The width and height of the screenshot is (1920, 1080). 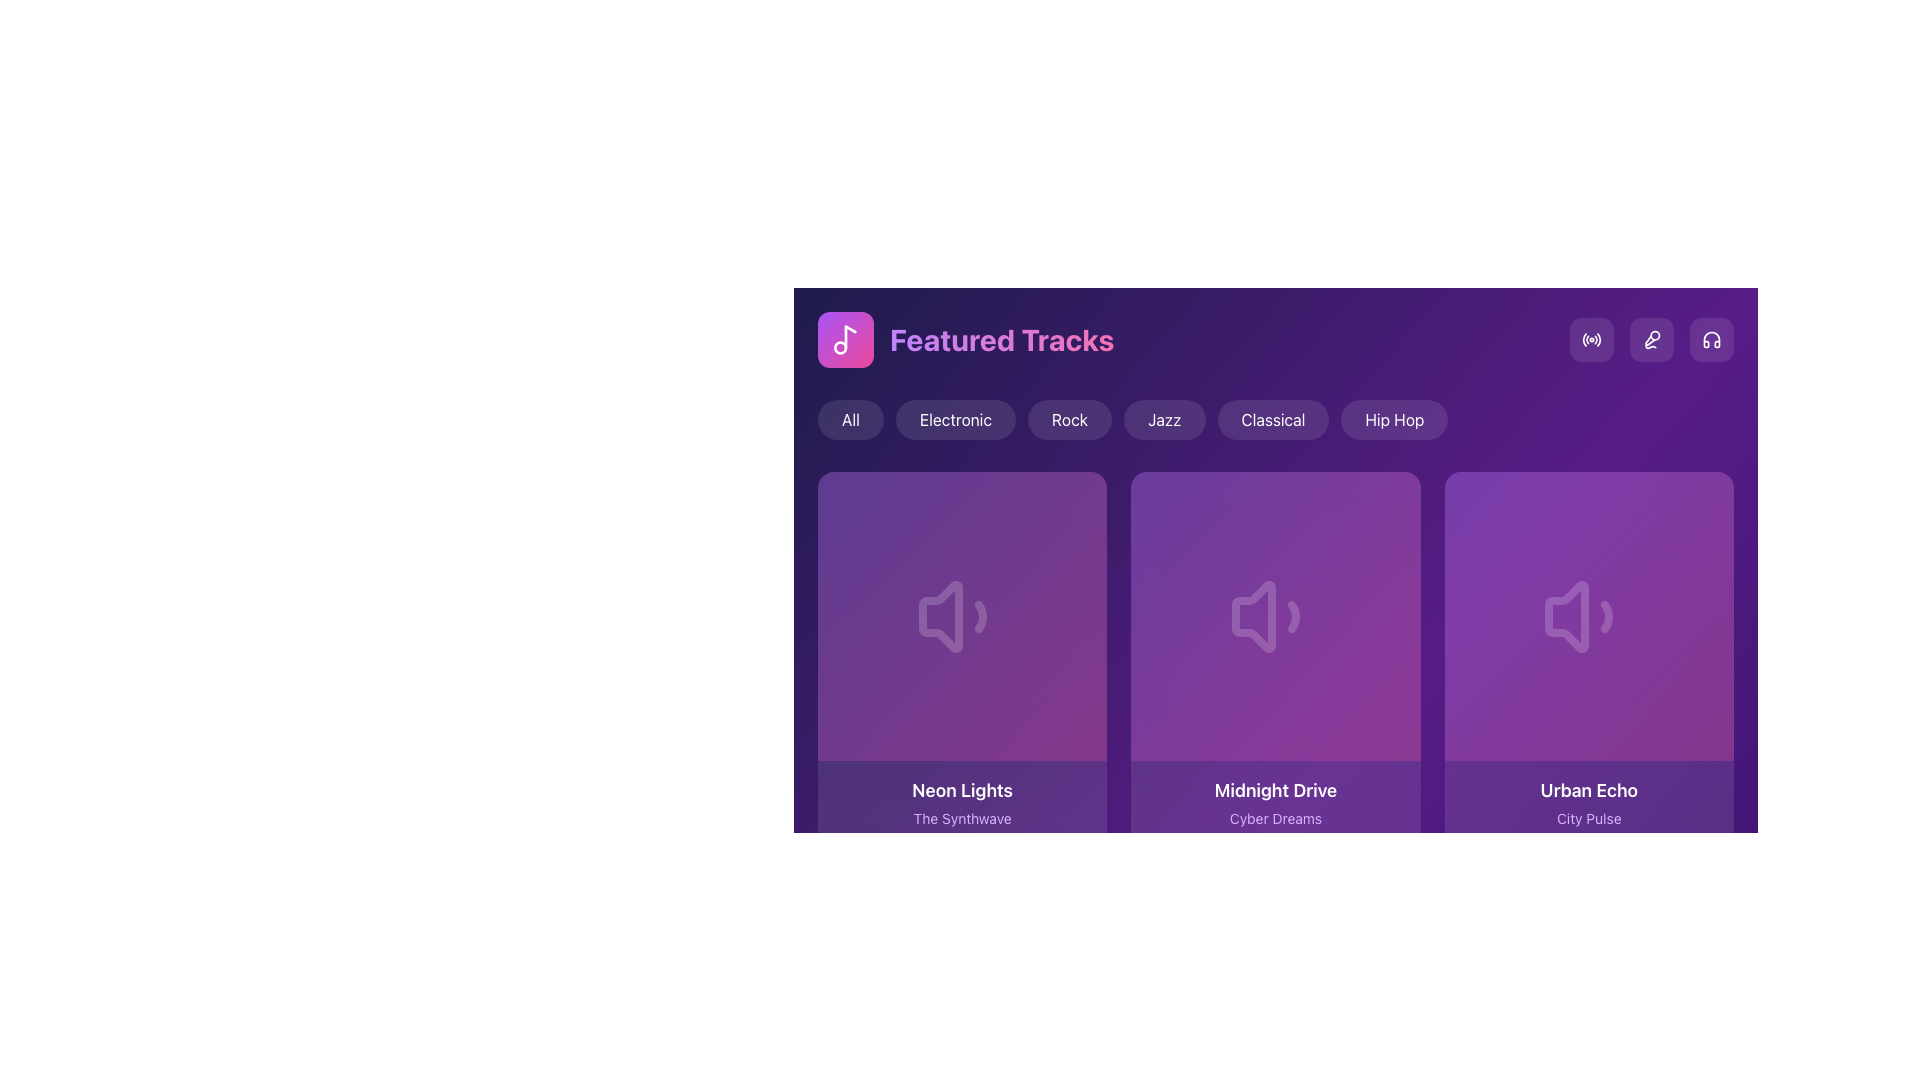 What do you see at coordinates (1588, 615) in the screenshot?
I see `the volume icon, which resembles a speaker emitting sound waves, located at the rightmost position in the row of cards under the 'Featured Tracks' header` at bounding box center [1588, 615].